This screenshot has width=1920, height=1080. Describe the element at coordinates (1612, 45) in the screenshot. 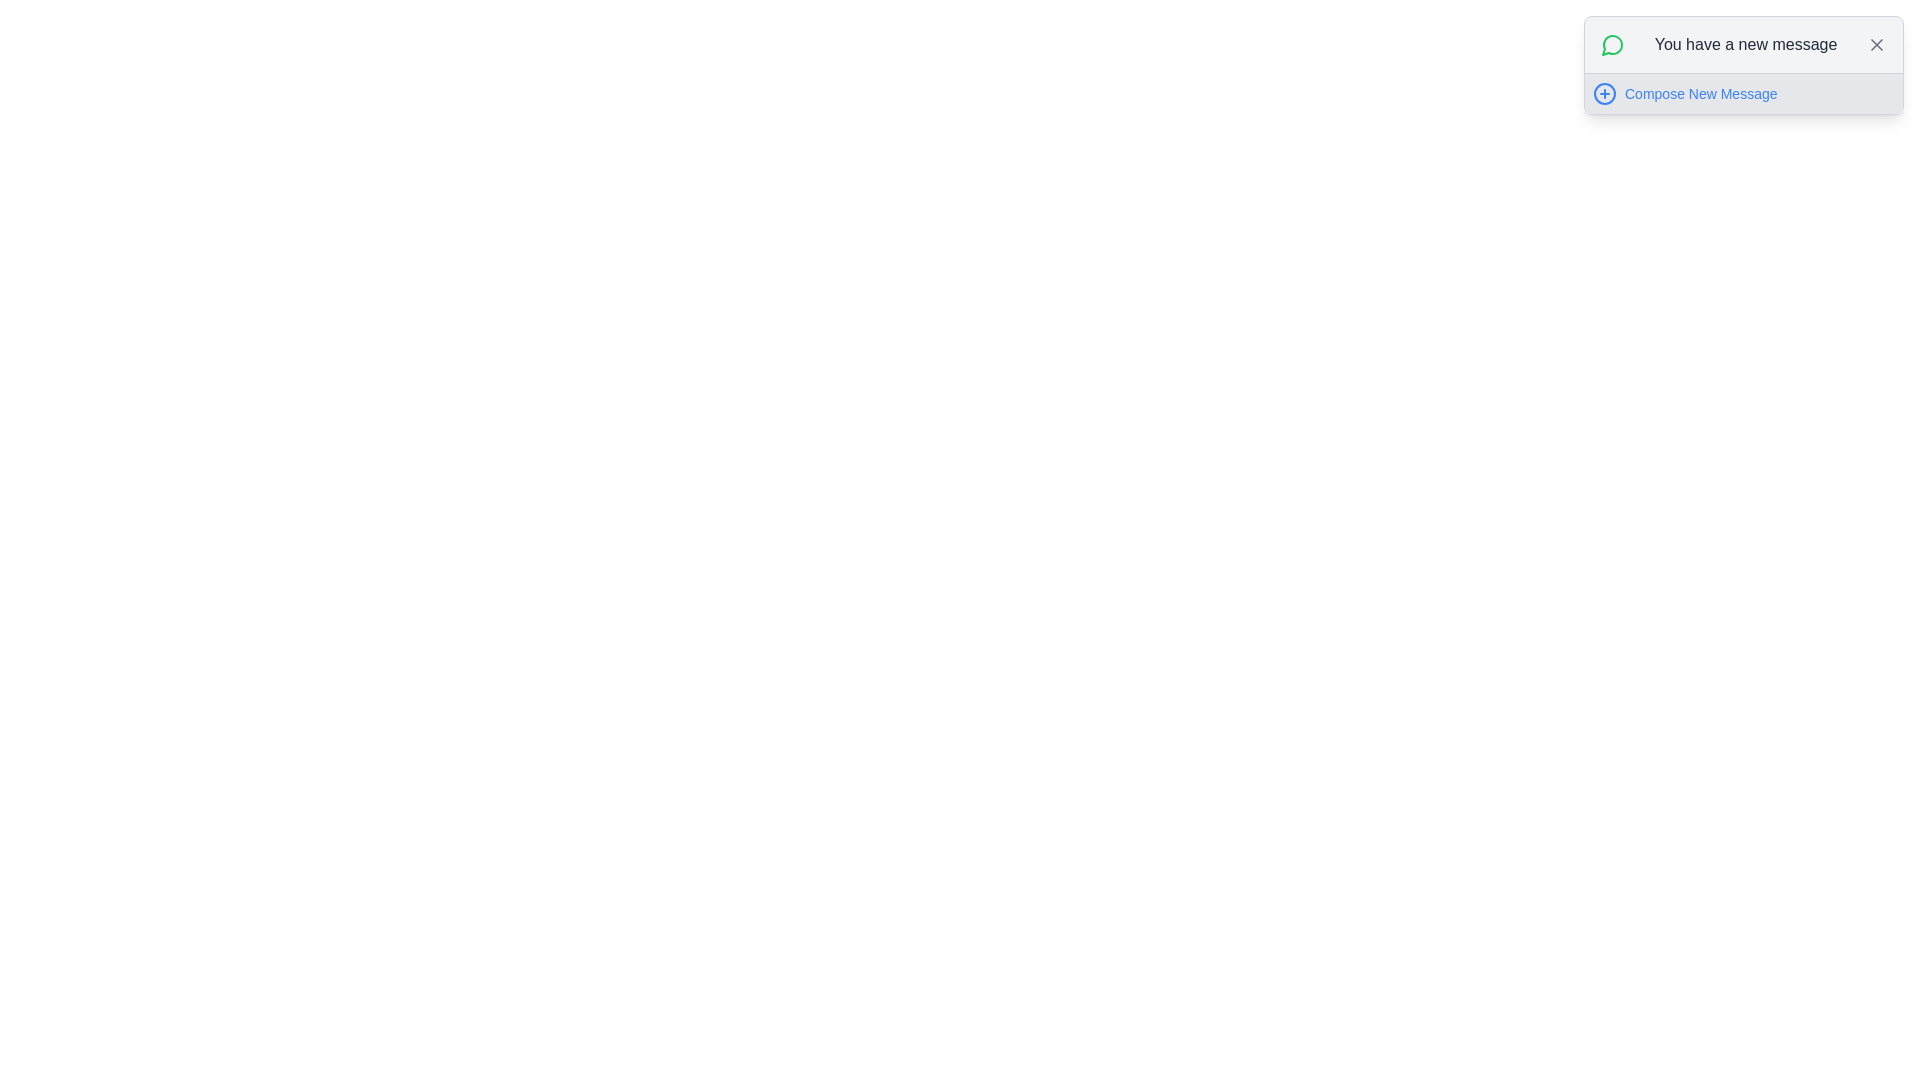

I see `the circular speech bubble icon outlined in green, located to the left of the 'You have a new message' text in the notification panel` at that location.